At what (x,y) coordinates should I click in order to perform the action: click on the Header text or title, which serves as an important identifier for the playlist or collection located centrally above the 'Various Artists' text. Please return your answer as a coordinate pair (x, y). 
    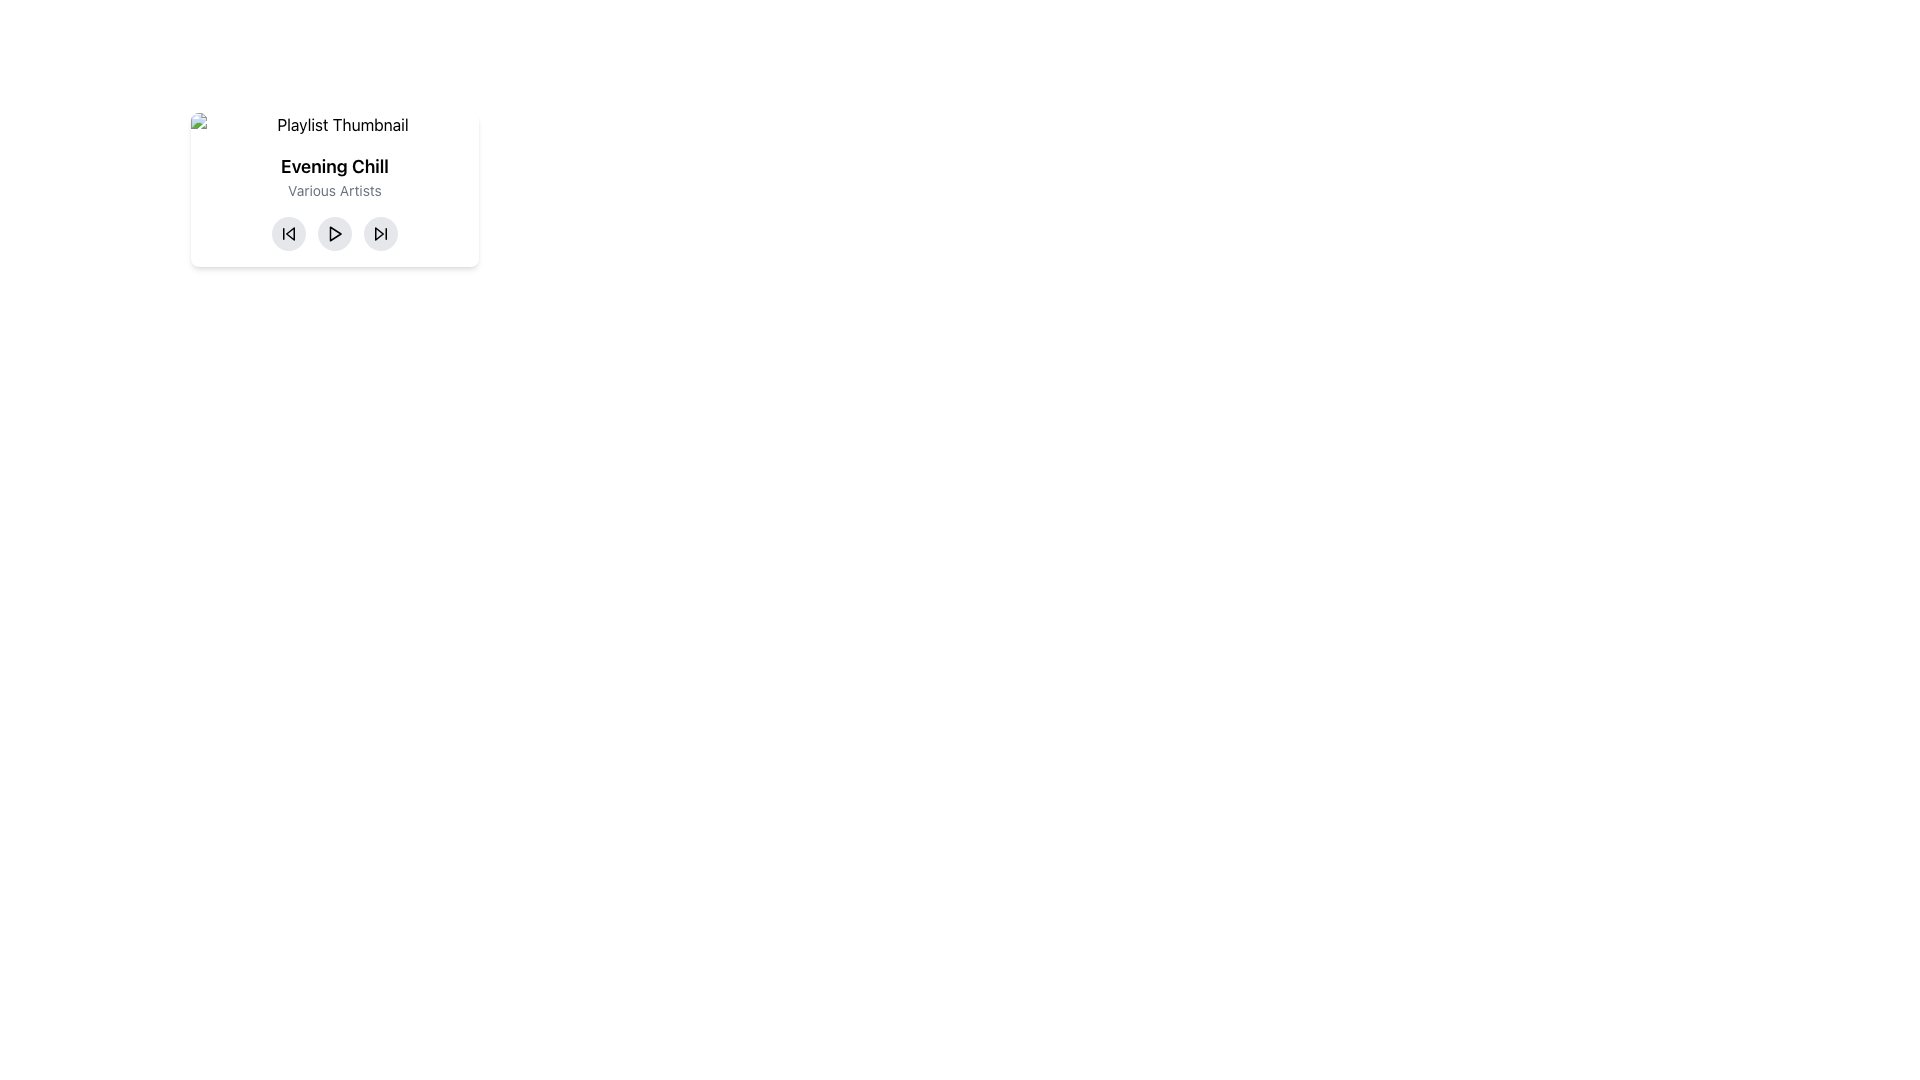
    Looking at the image, I should click on (335, 165).